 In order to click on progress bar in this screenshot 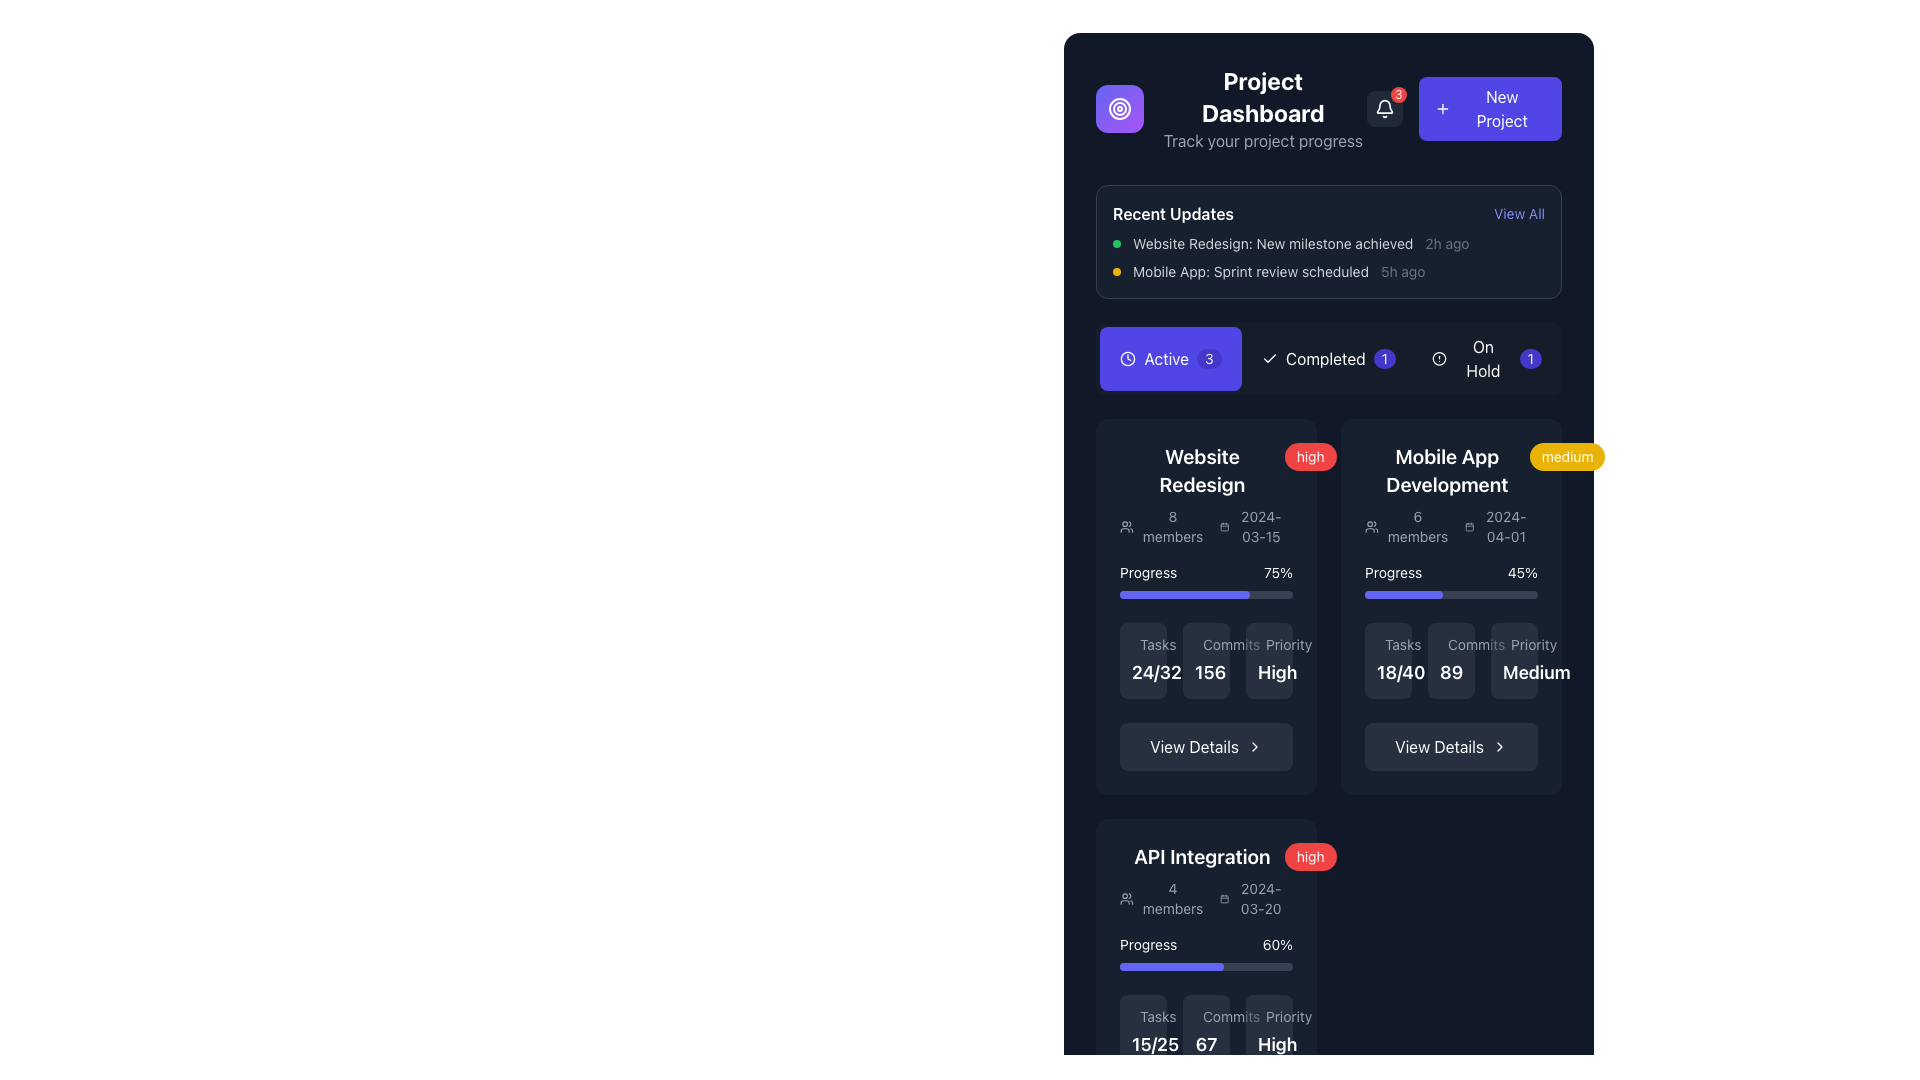, I will do `click(1126, 966)`.